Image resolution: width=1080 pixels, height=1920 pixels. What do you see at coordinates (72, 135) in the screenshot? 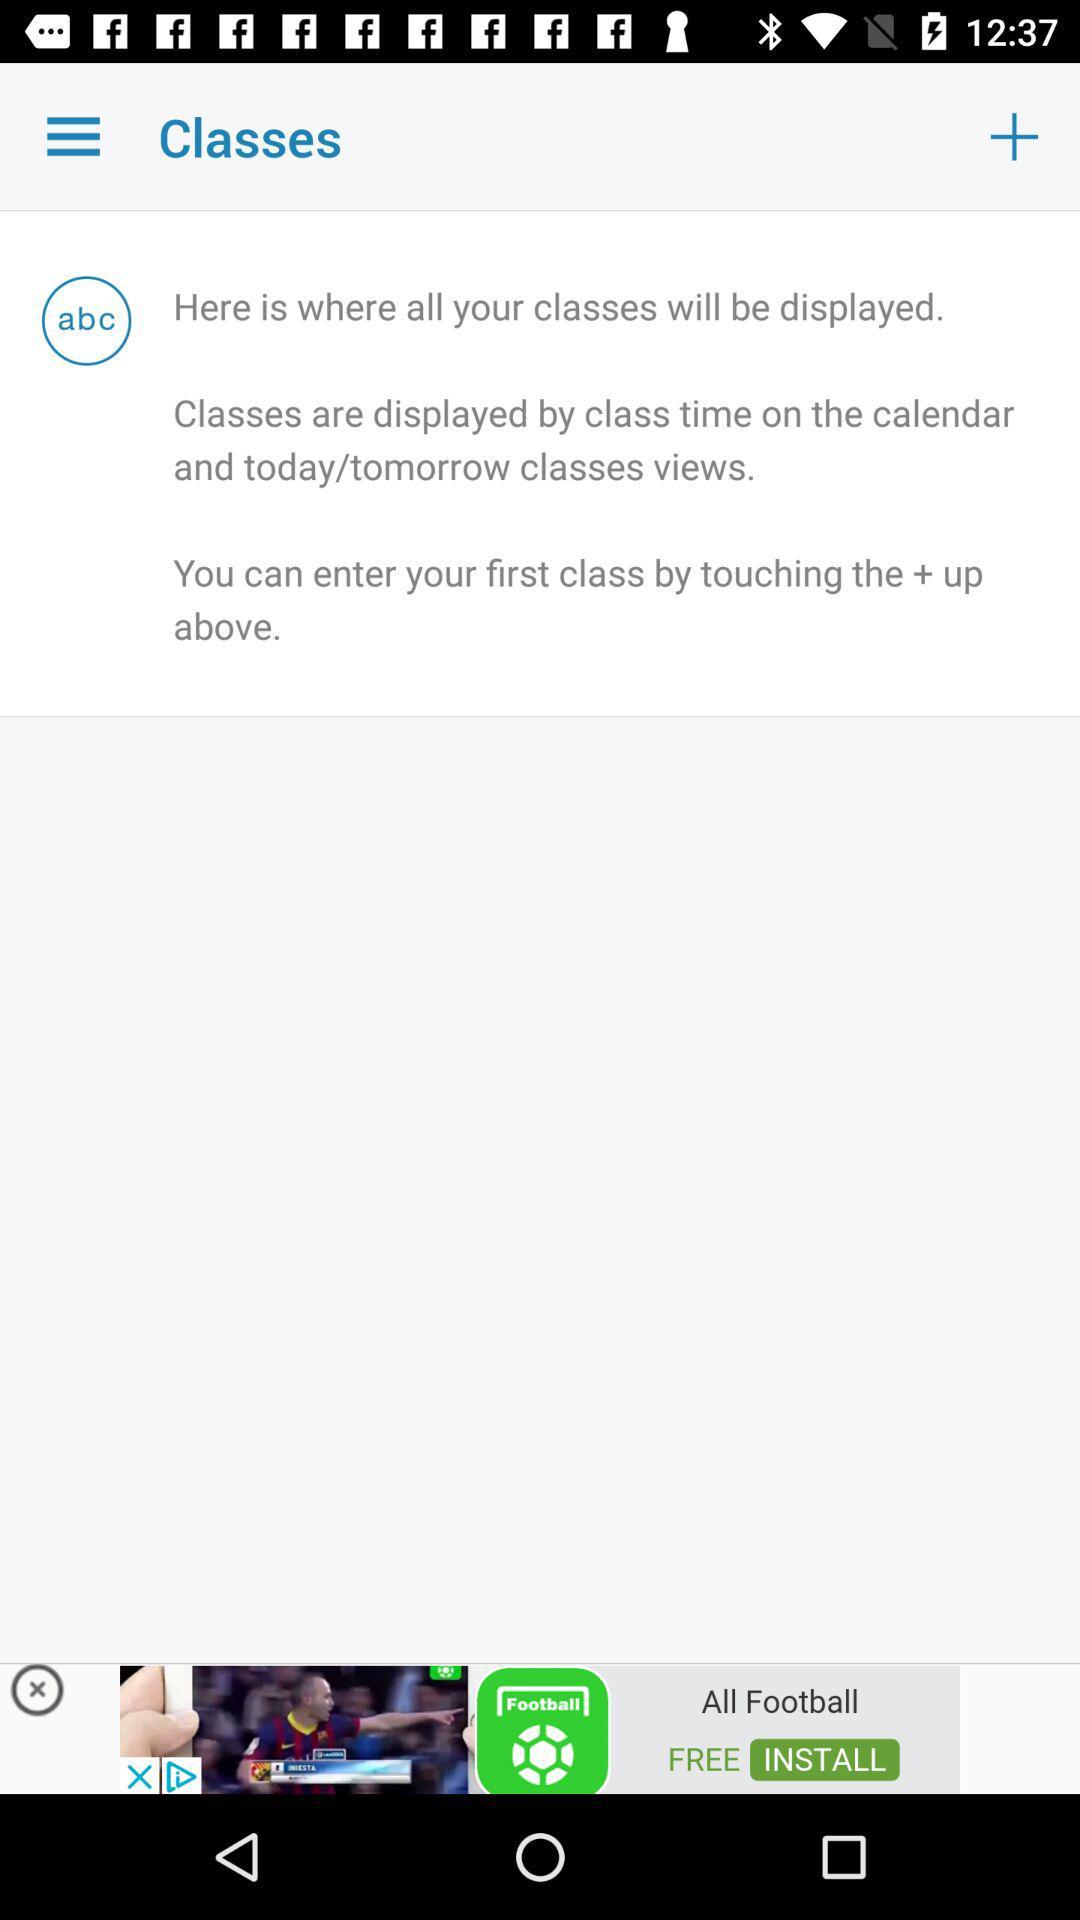
I see `multiple classes option` at bounding box center [72, 135].